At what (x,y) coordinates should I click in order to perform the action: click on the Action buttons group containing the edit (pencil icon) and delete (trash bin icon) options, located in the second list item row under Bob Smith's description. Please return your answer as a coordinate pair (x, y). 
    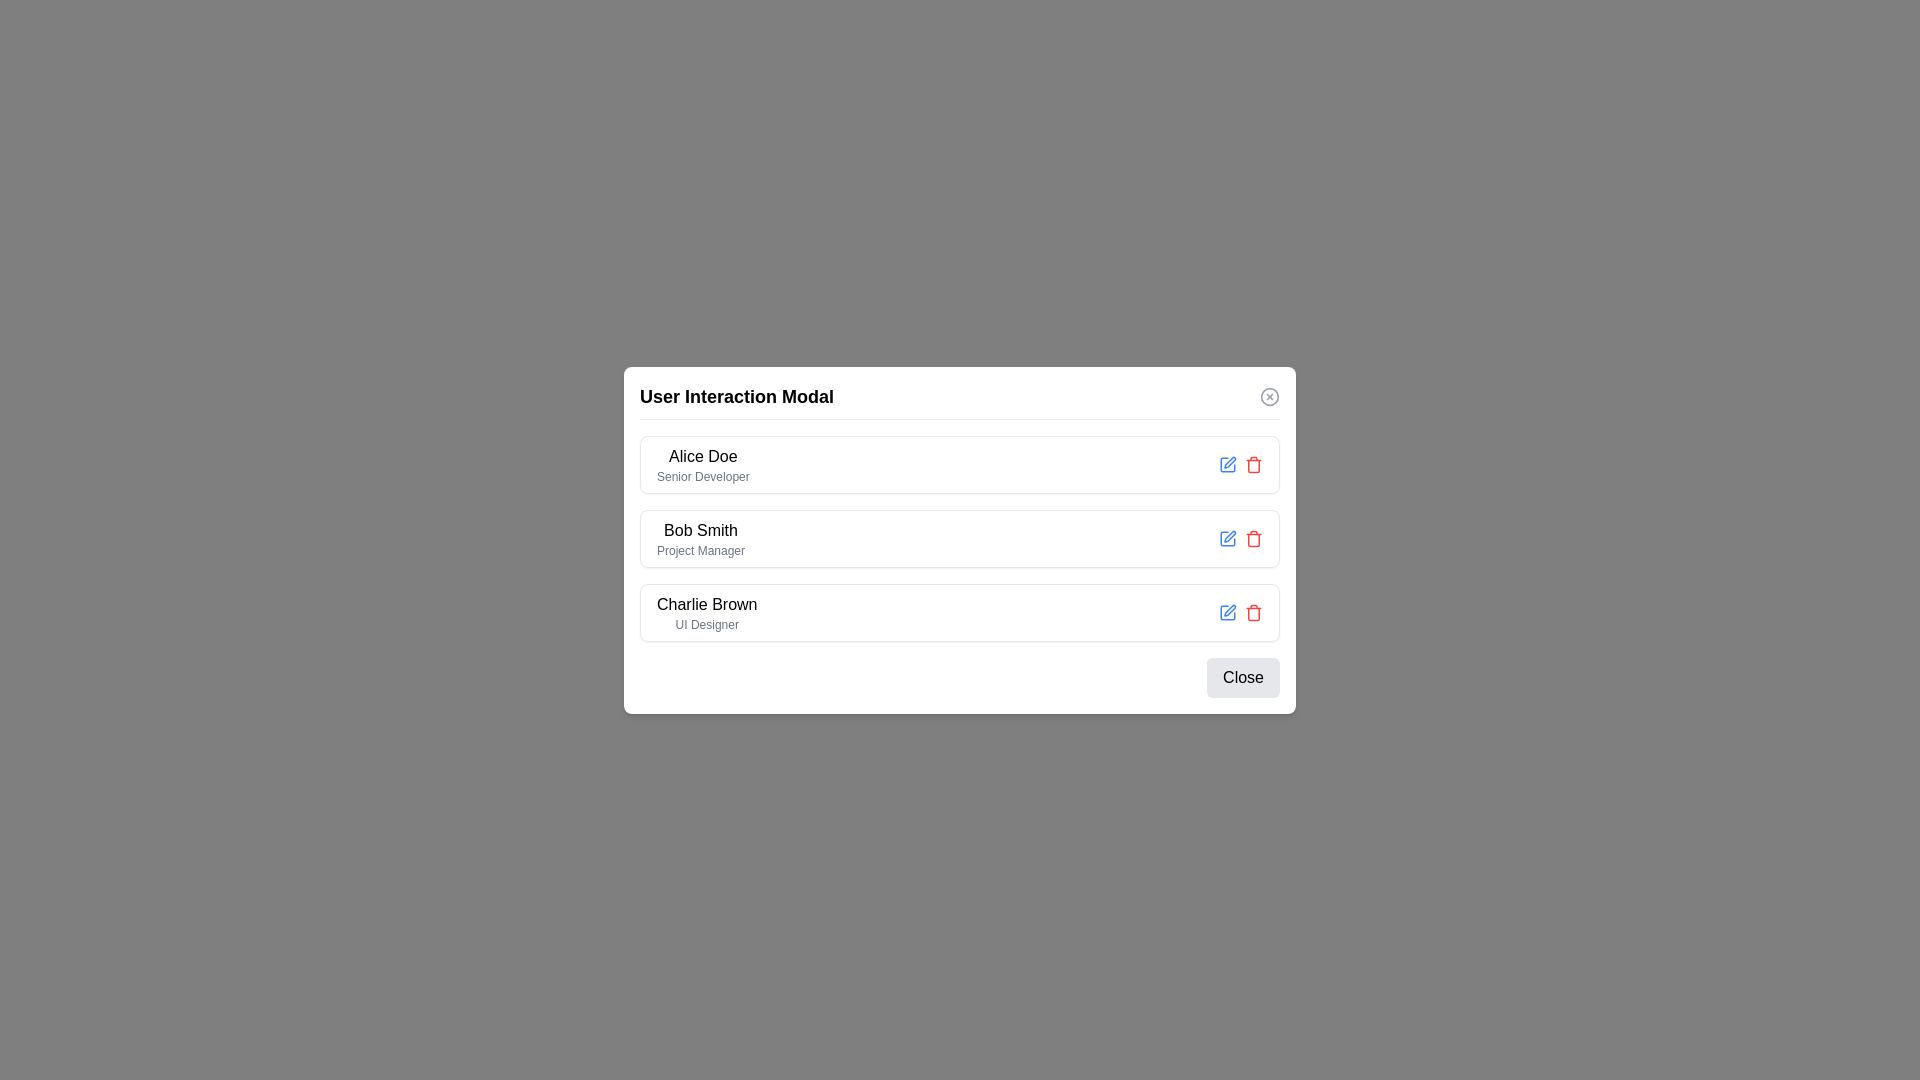
    Looking at the image, I should click on (1240, 536).